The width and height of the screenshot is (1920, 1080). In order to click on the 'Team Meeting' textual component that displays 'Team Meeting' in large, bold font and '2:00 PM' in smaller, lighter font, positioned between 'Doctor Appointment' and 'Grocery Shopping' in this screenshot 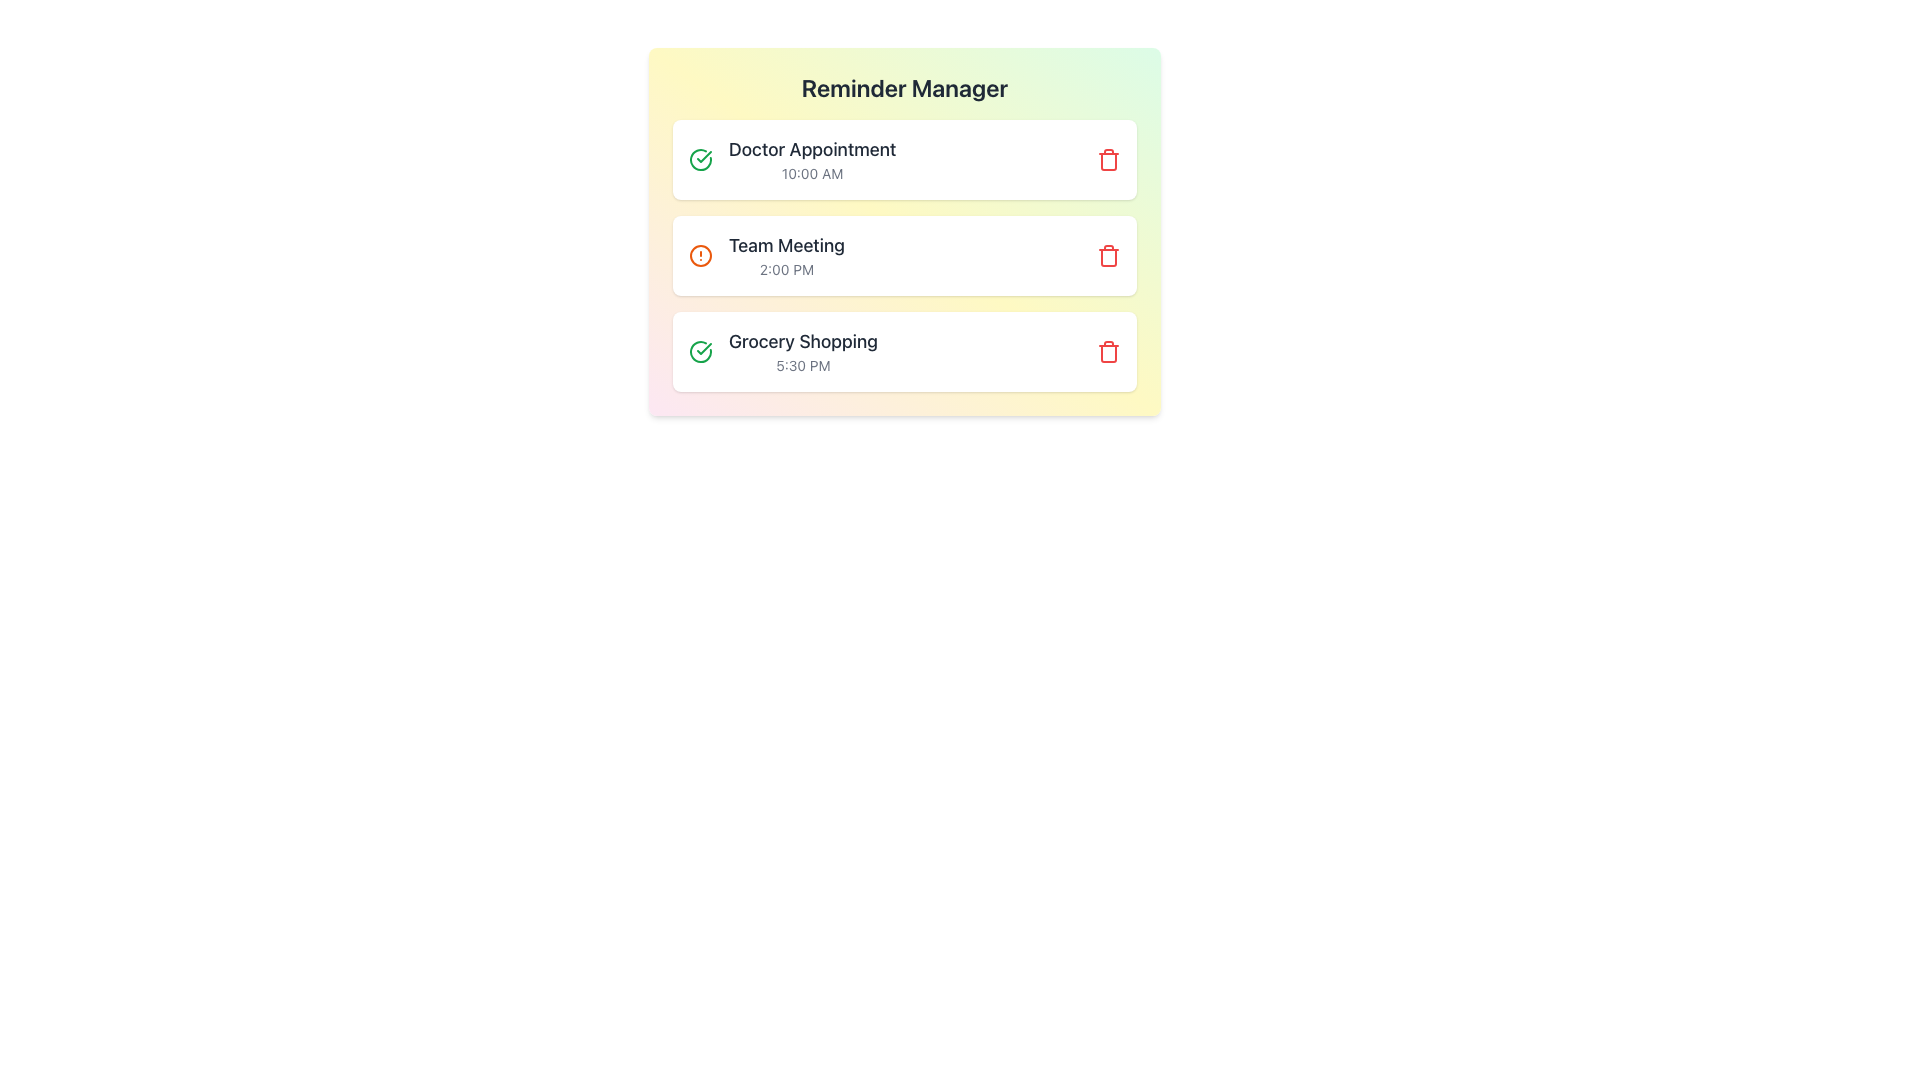, I will do `click(786, 254)`.